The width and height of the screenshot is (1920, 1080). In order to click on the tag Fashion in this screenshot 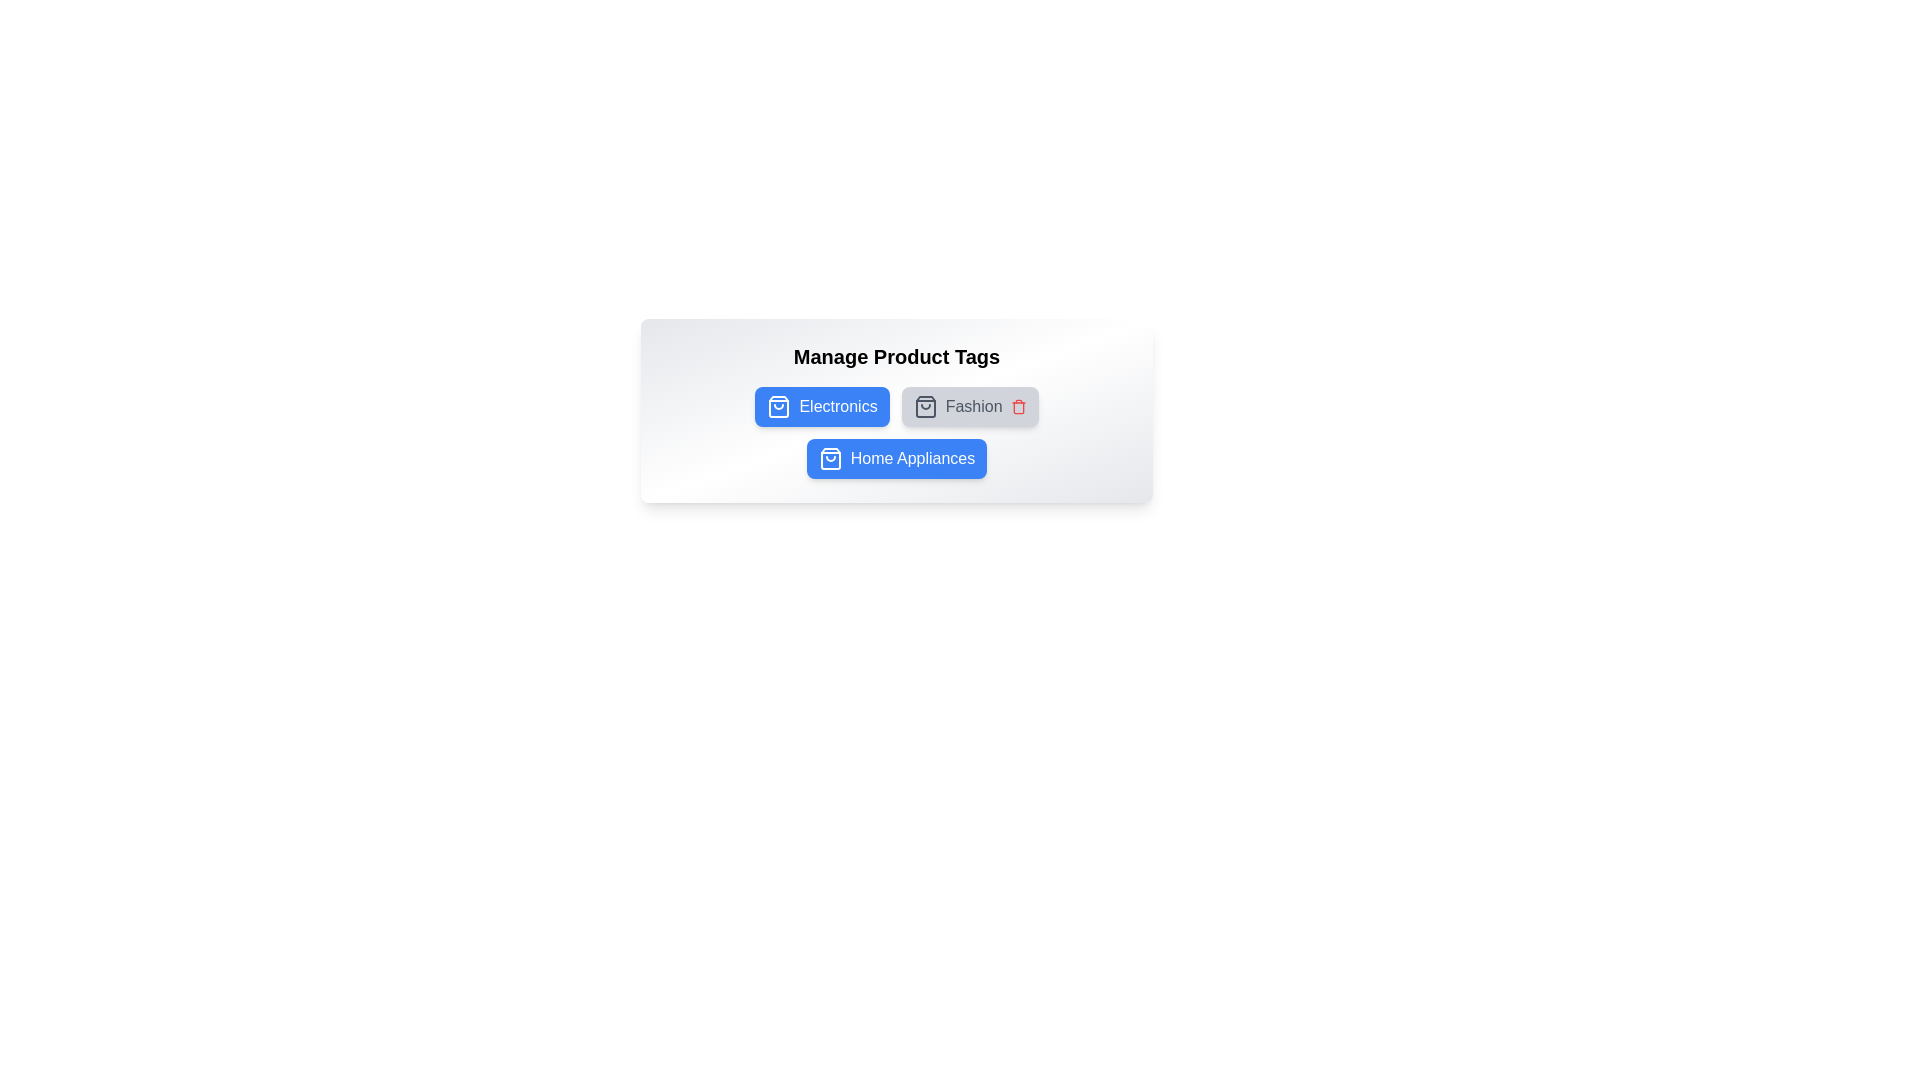, I will do `click(970, 406)`.